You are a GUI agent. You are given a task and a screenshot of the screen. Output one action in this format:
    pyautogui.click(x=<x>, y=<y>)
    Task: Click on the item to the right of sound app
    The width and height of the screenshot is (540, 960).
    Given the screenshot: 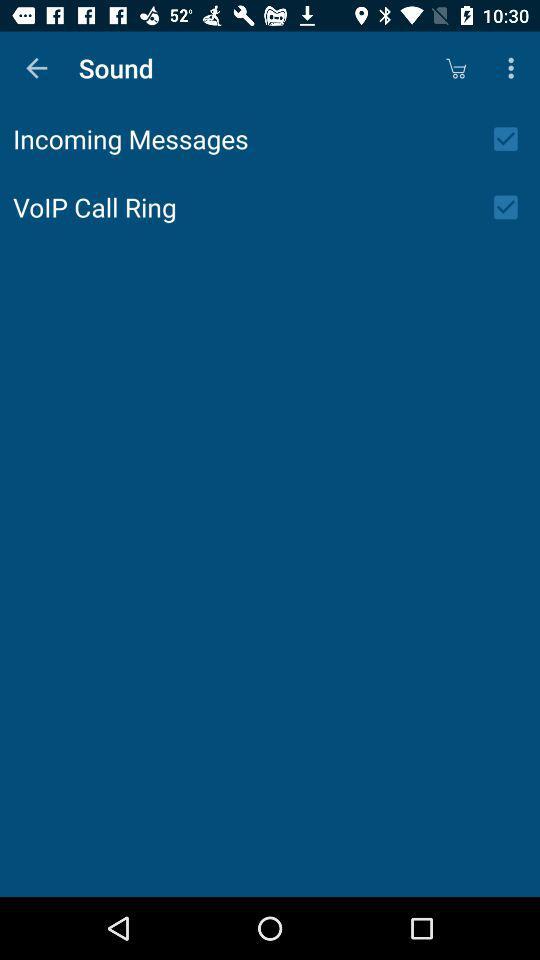 What is the action you would take?
    pyautogui.click(x=455, y=68)
    